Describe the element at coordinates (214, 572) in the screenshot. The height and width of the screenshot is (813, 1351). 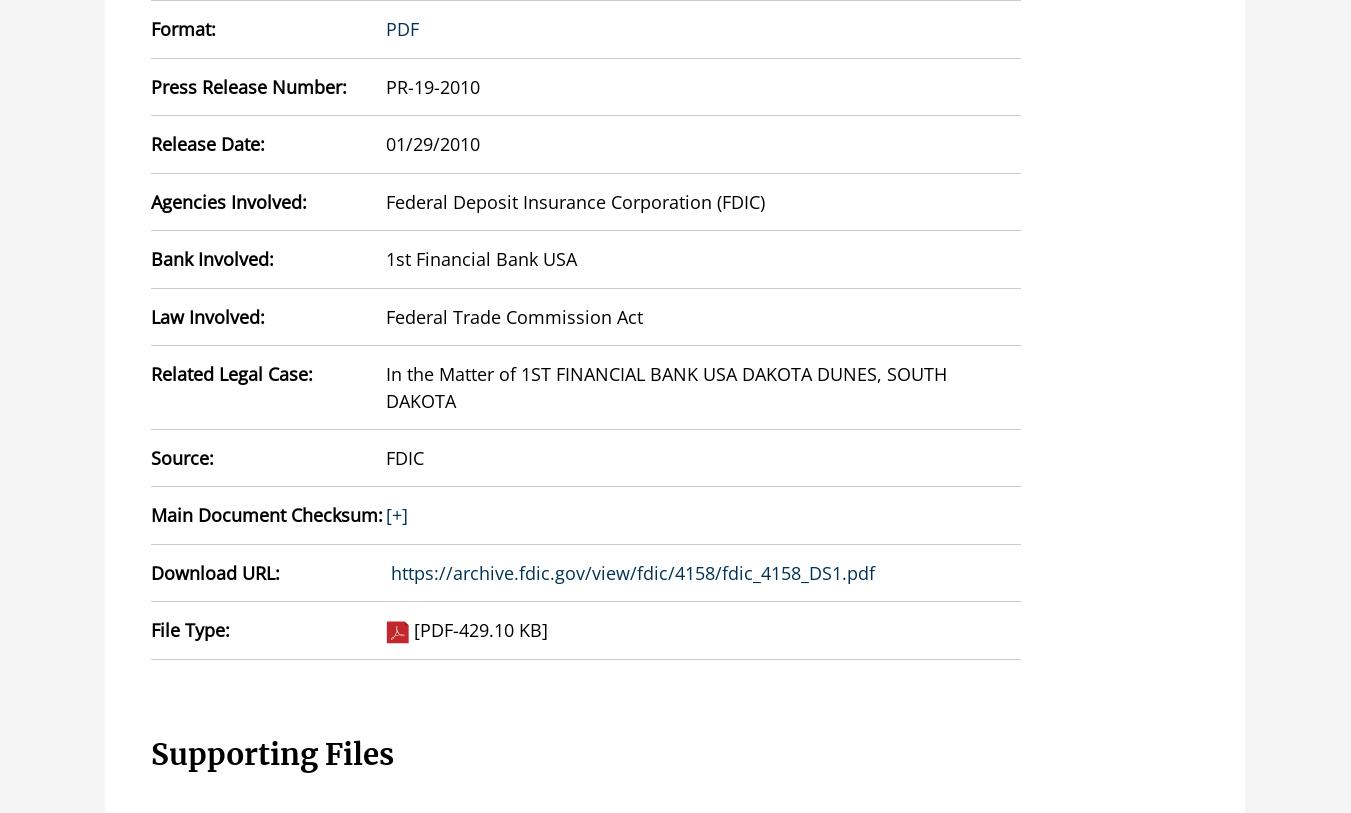
I see `'Download URL:'` at that location.